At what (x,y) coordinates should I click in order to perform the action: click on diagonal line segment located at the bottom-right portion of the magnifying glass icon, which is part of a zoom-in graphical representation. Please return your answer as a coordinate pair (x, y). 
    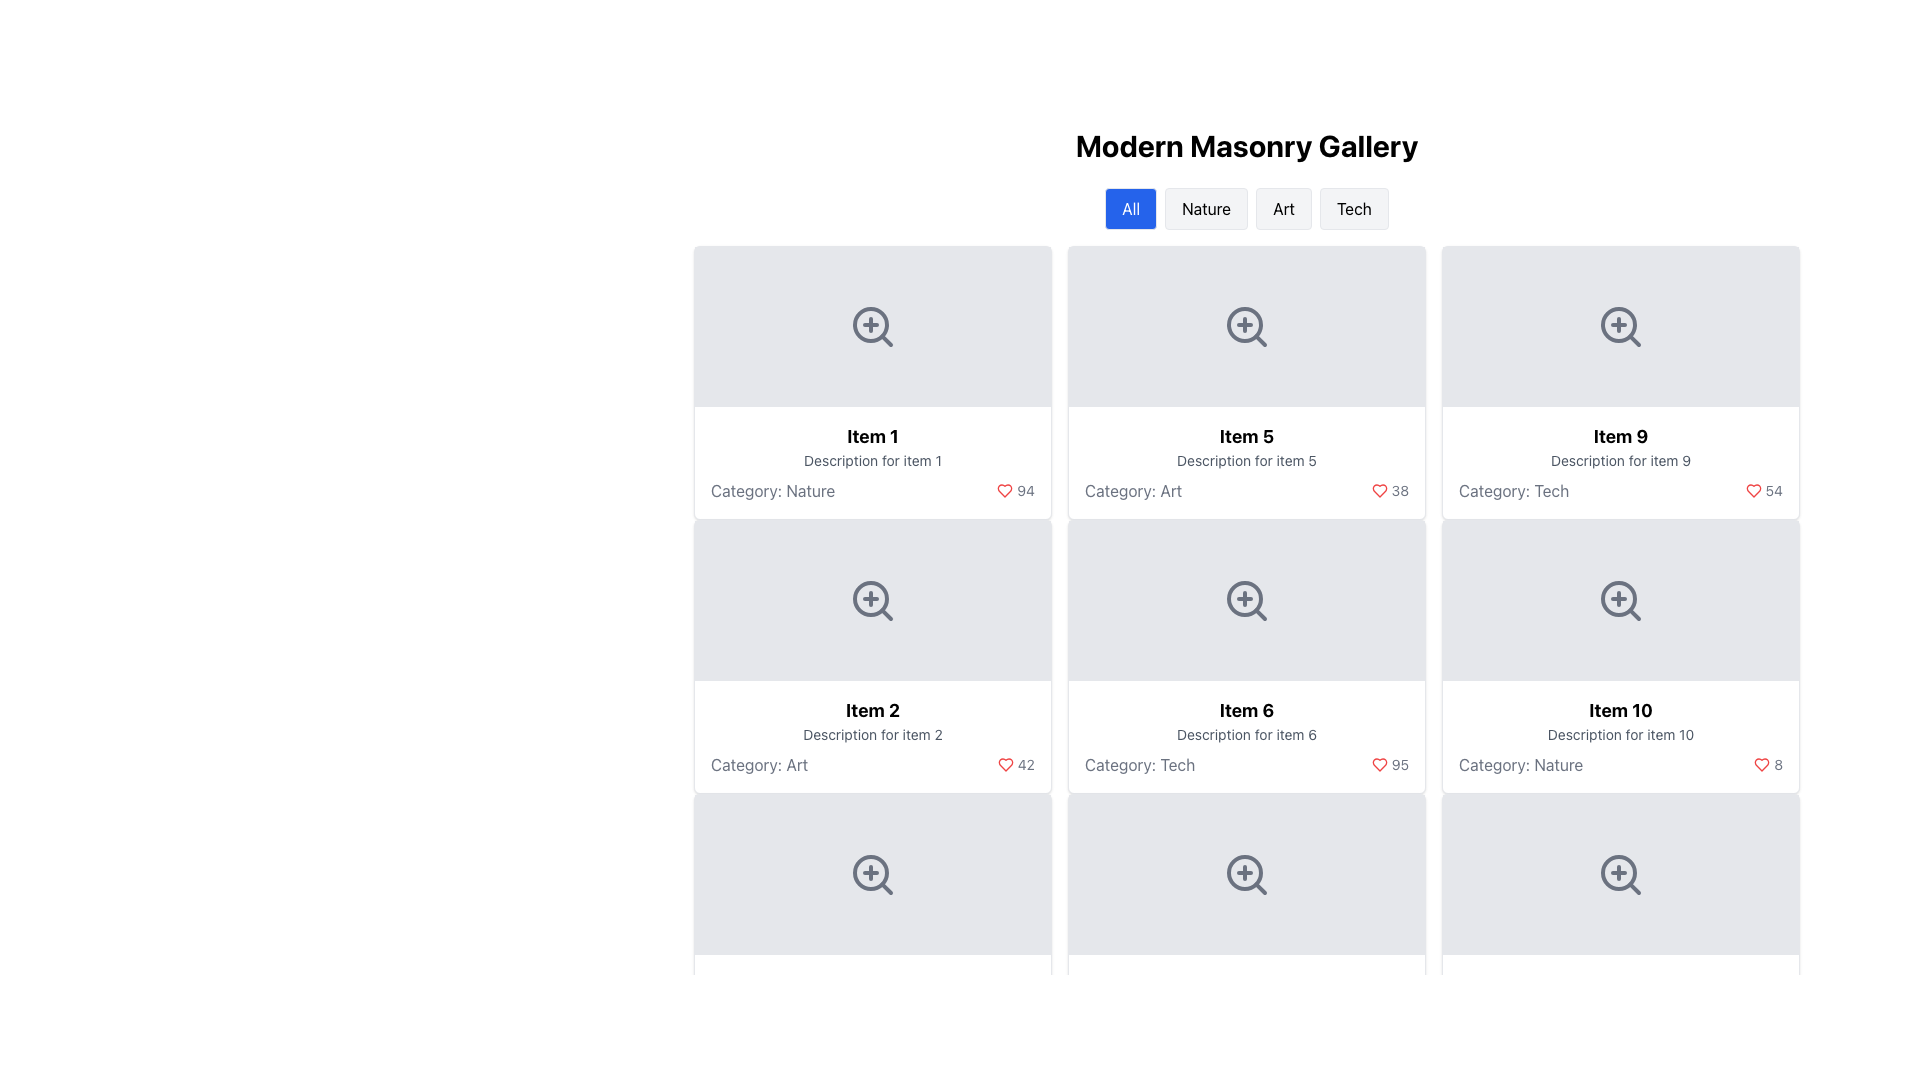
    Looking at the image, I should click on (1259, 887).